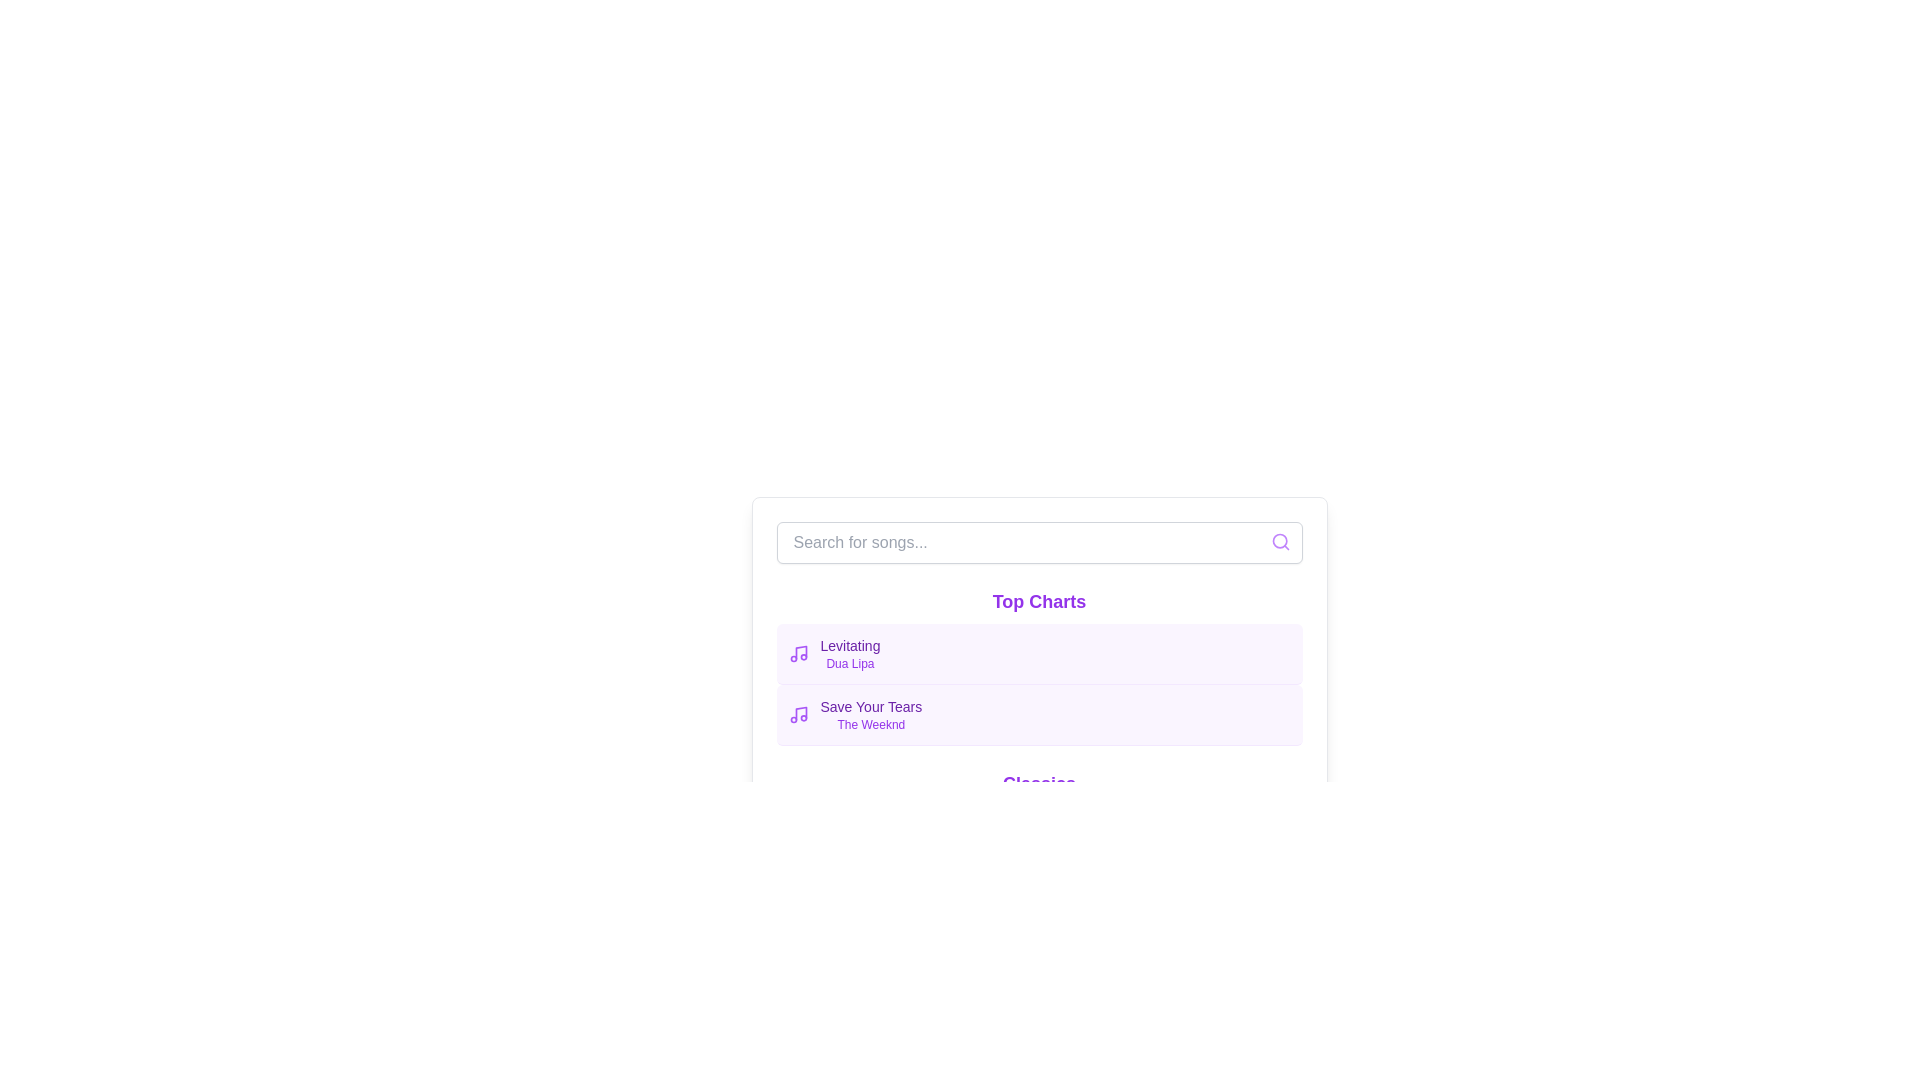 This screenshot has width=1920, height=1080. What do you see at coordinates (1039, 782) in the screenshot?
I see `the text label displaying 'Classics', which is styled in bold purple font and located at the bottom of the 'Top Charts' list` at bounding box center [1039, 782].